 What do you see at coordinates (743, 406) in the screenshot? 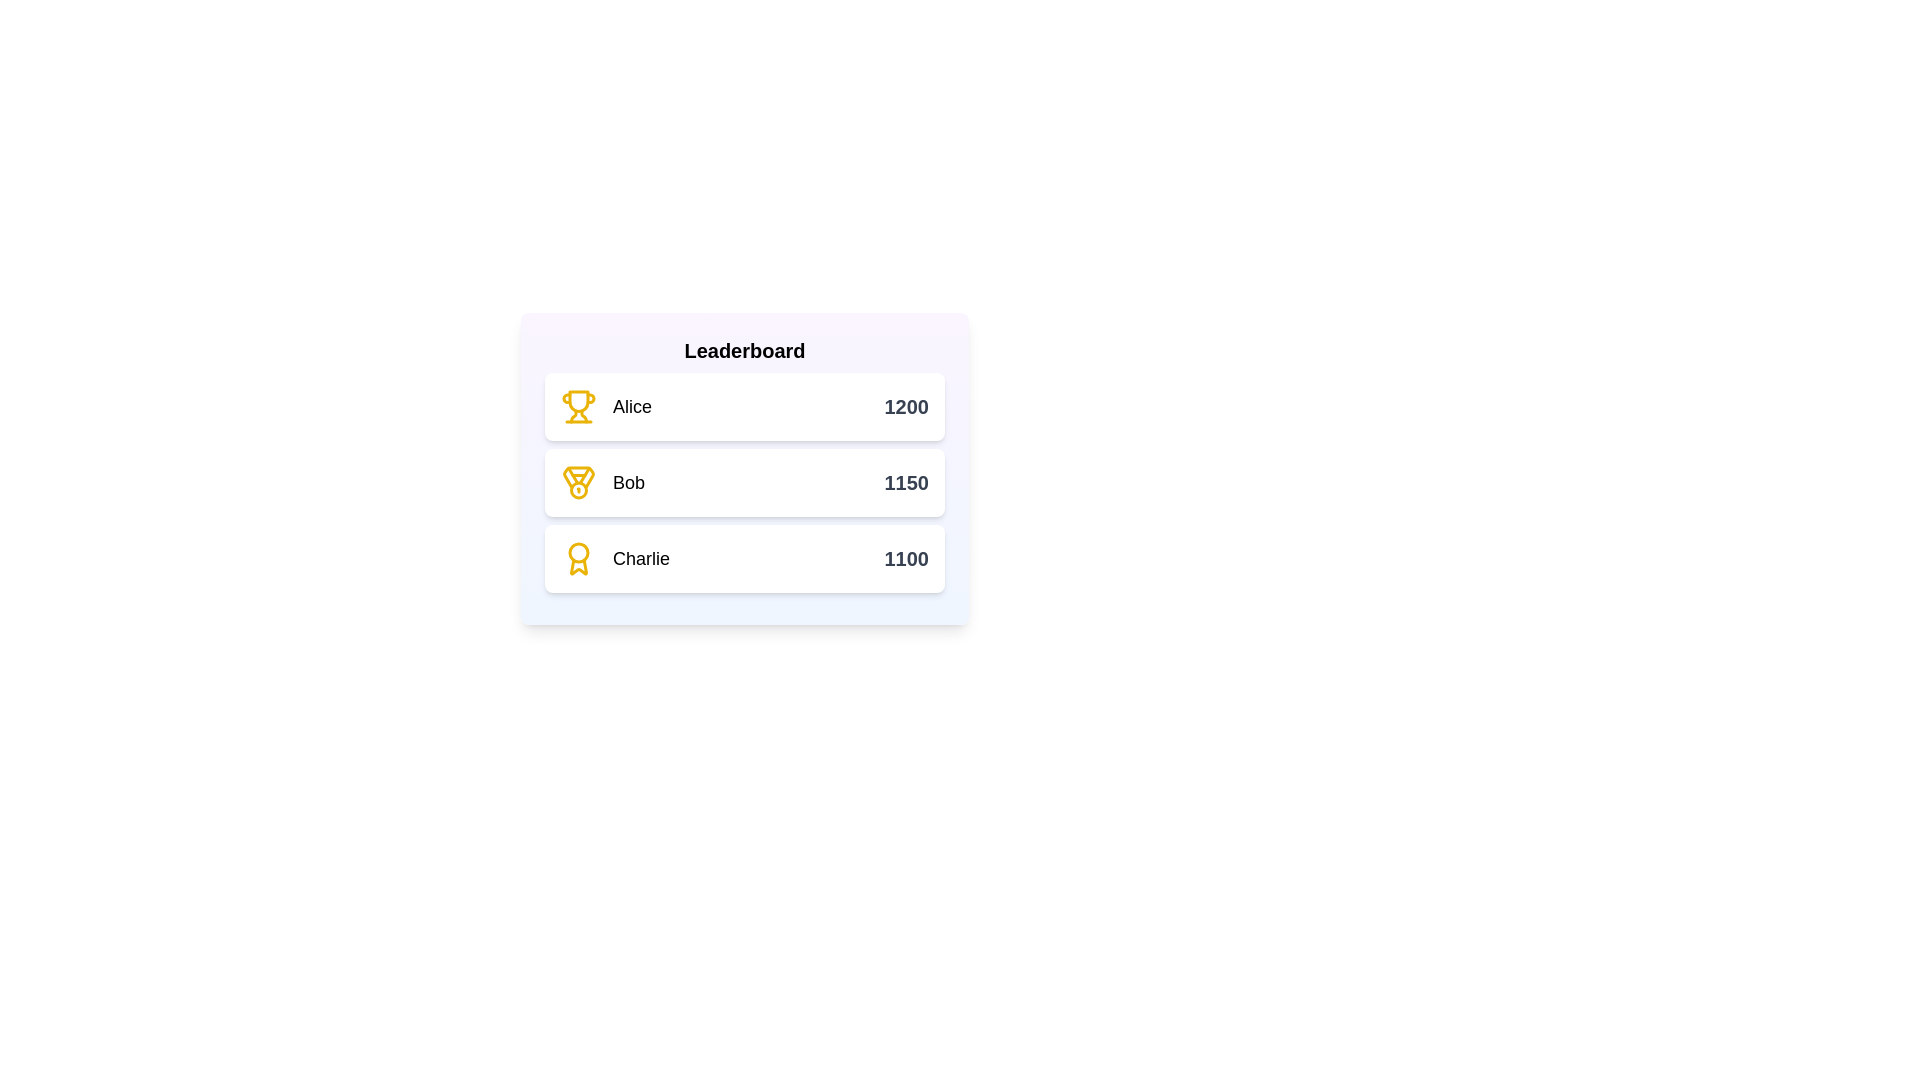
I see `the leaderboard item corresponding to Alice to observe the hover effect` at bounding box center [743, 406].